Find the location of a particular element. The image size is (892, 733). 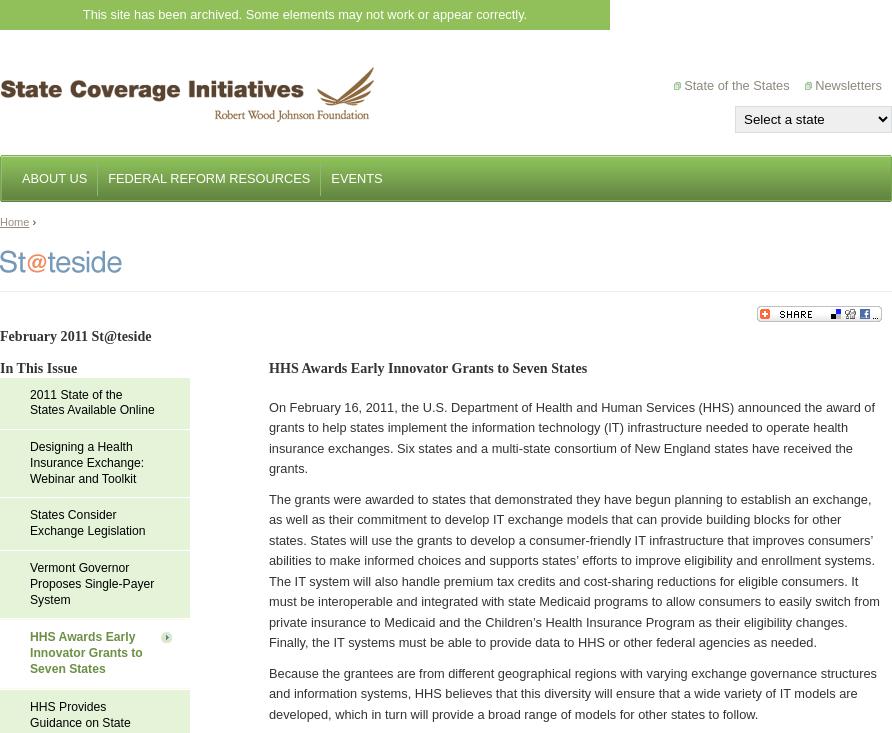

'On February 16, 2011, the U.S. Department of Health and Human Services (HHS) announced the award of grants to help states implement the information technology (IT) infrastructure needed to operate health insurance exchanges. Six states and a multi-state consortium of New England states have received the grants.' is located at coordinates (267, 437).